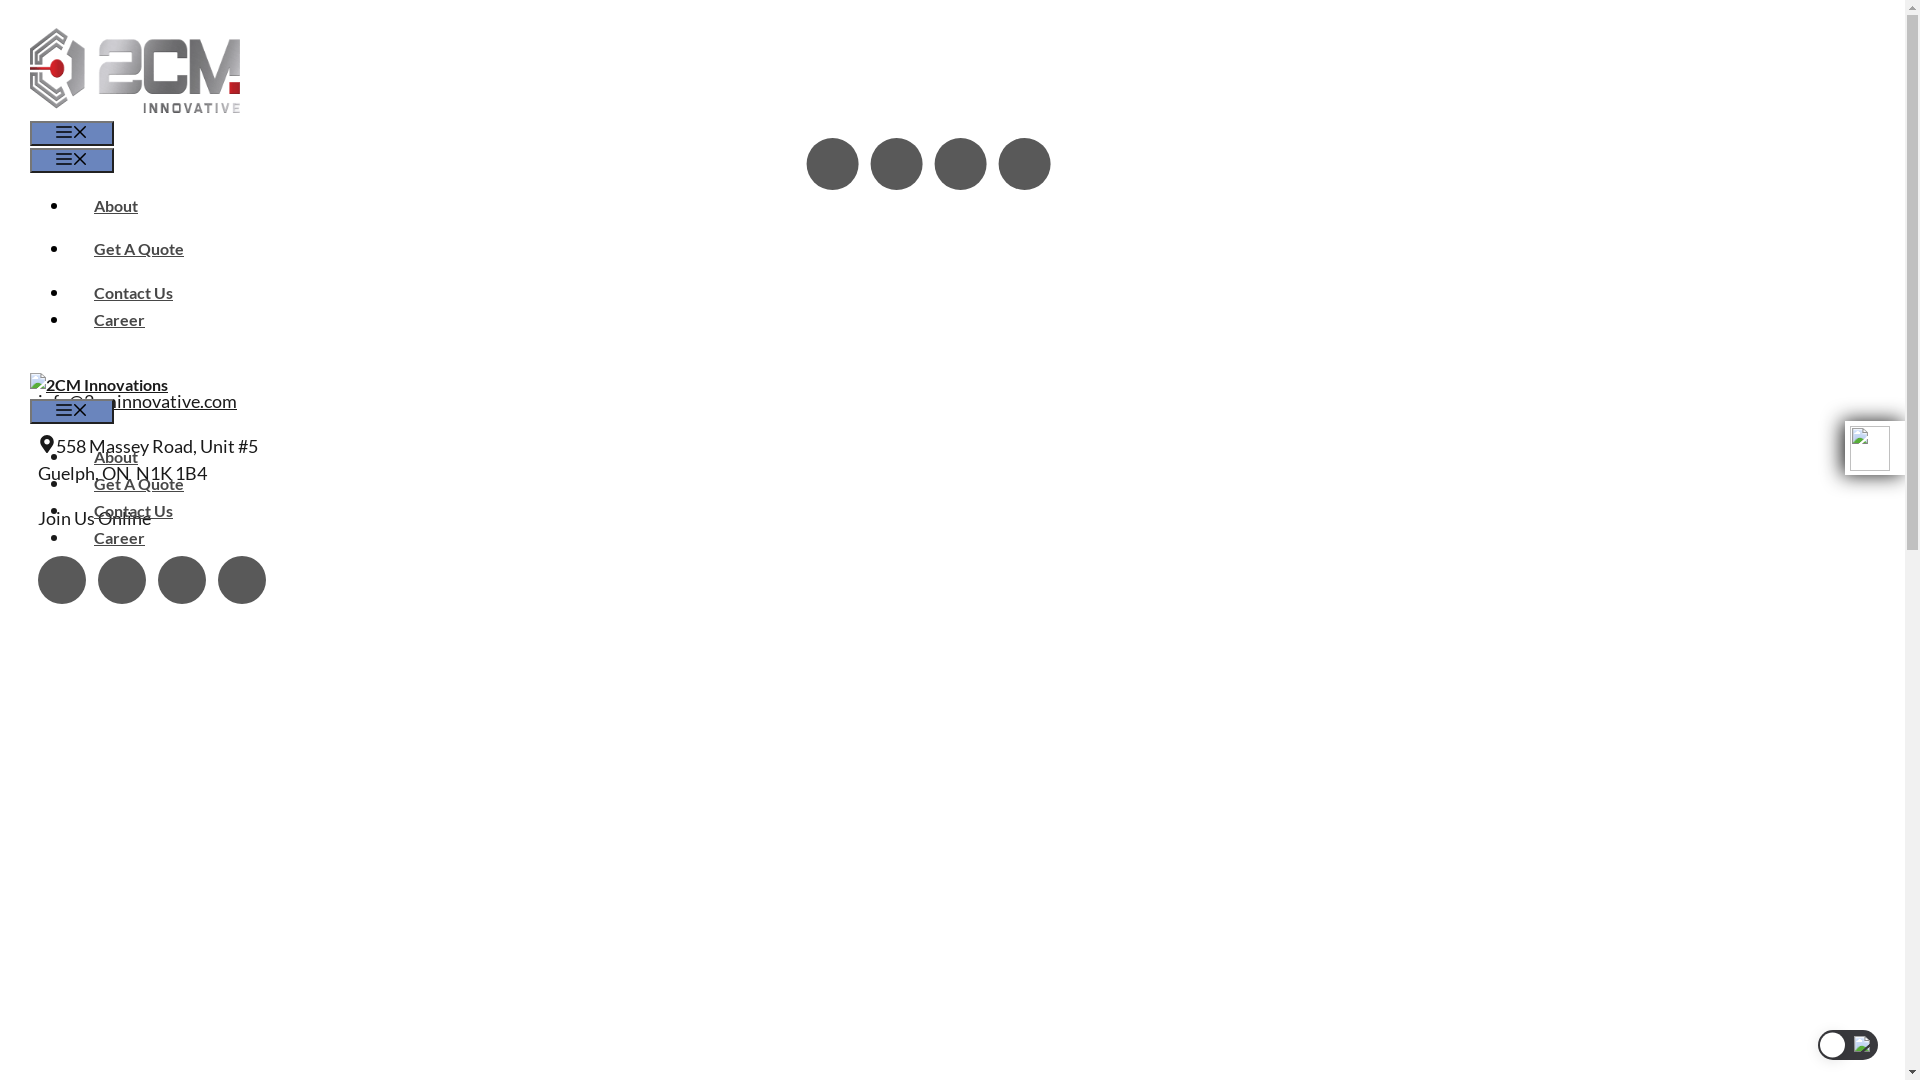 The height and width of the screenshot is (1080, 1920). Describe the element at coordinates (240, 579) in the screenshot. I see `'LinkedIn'` at that location.